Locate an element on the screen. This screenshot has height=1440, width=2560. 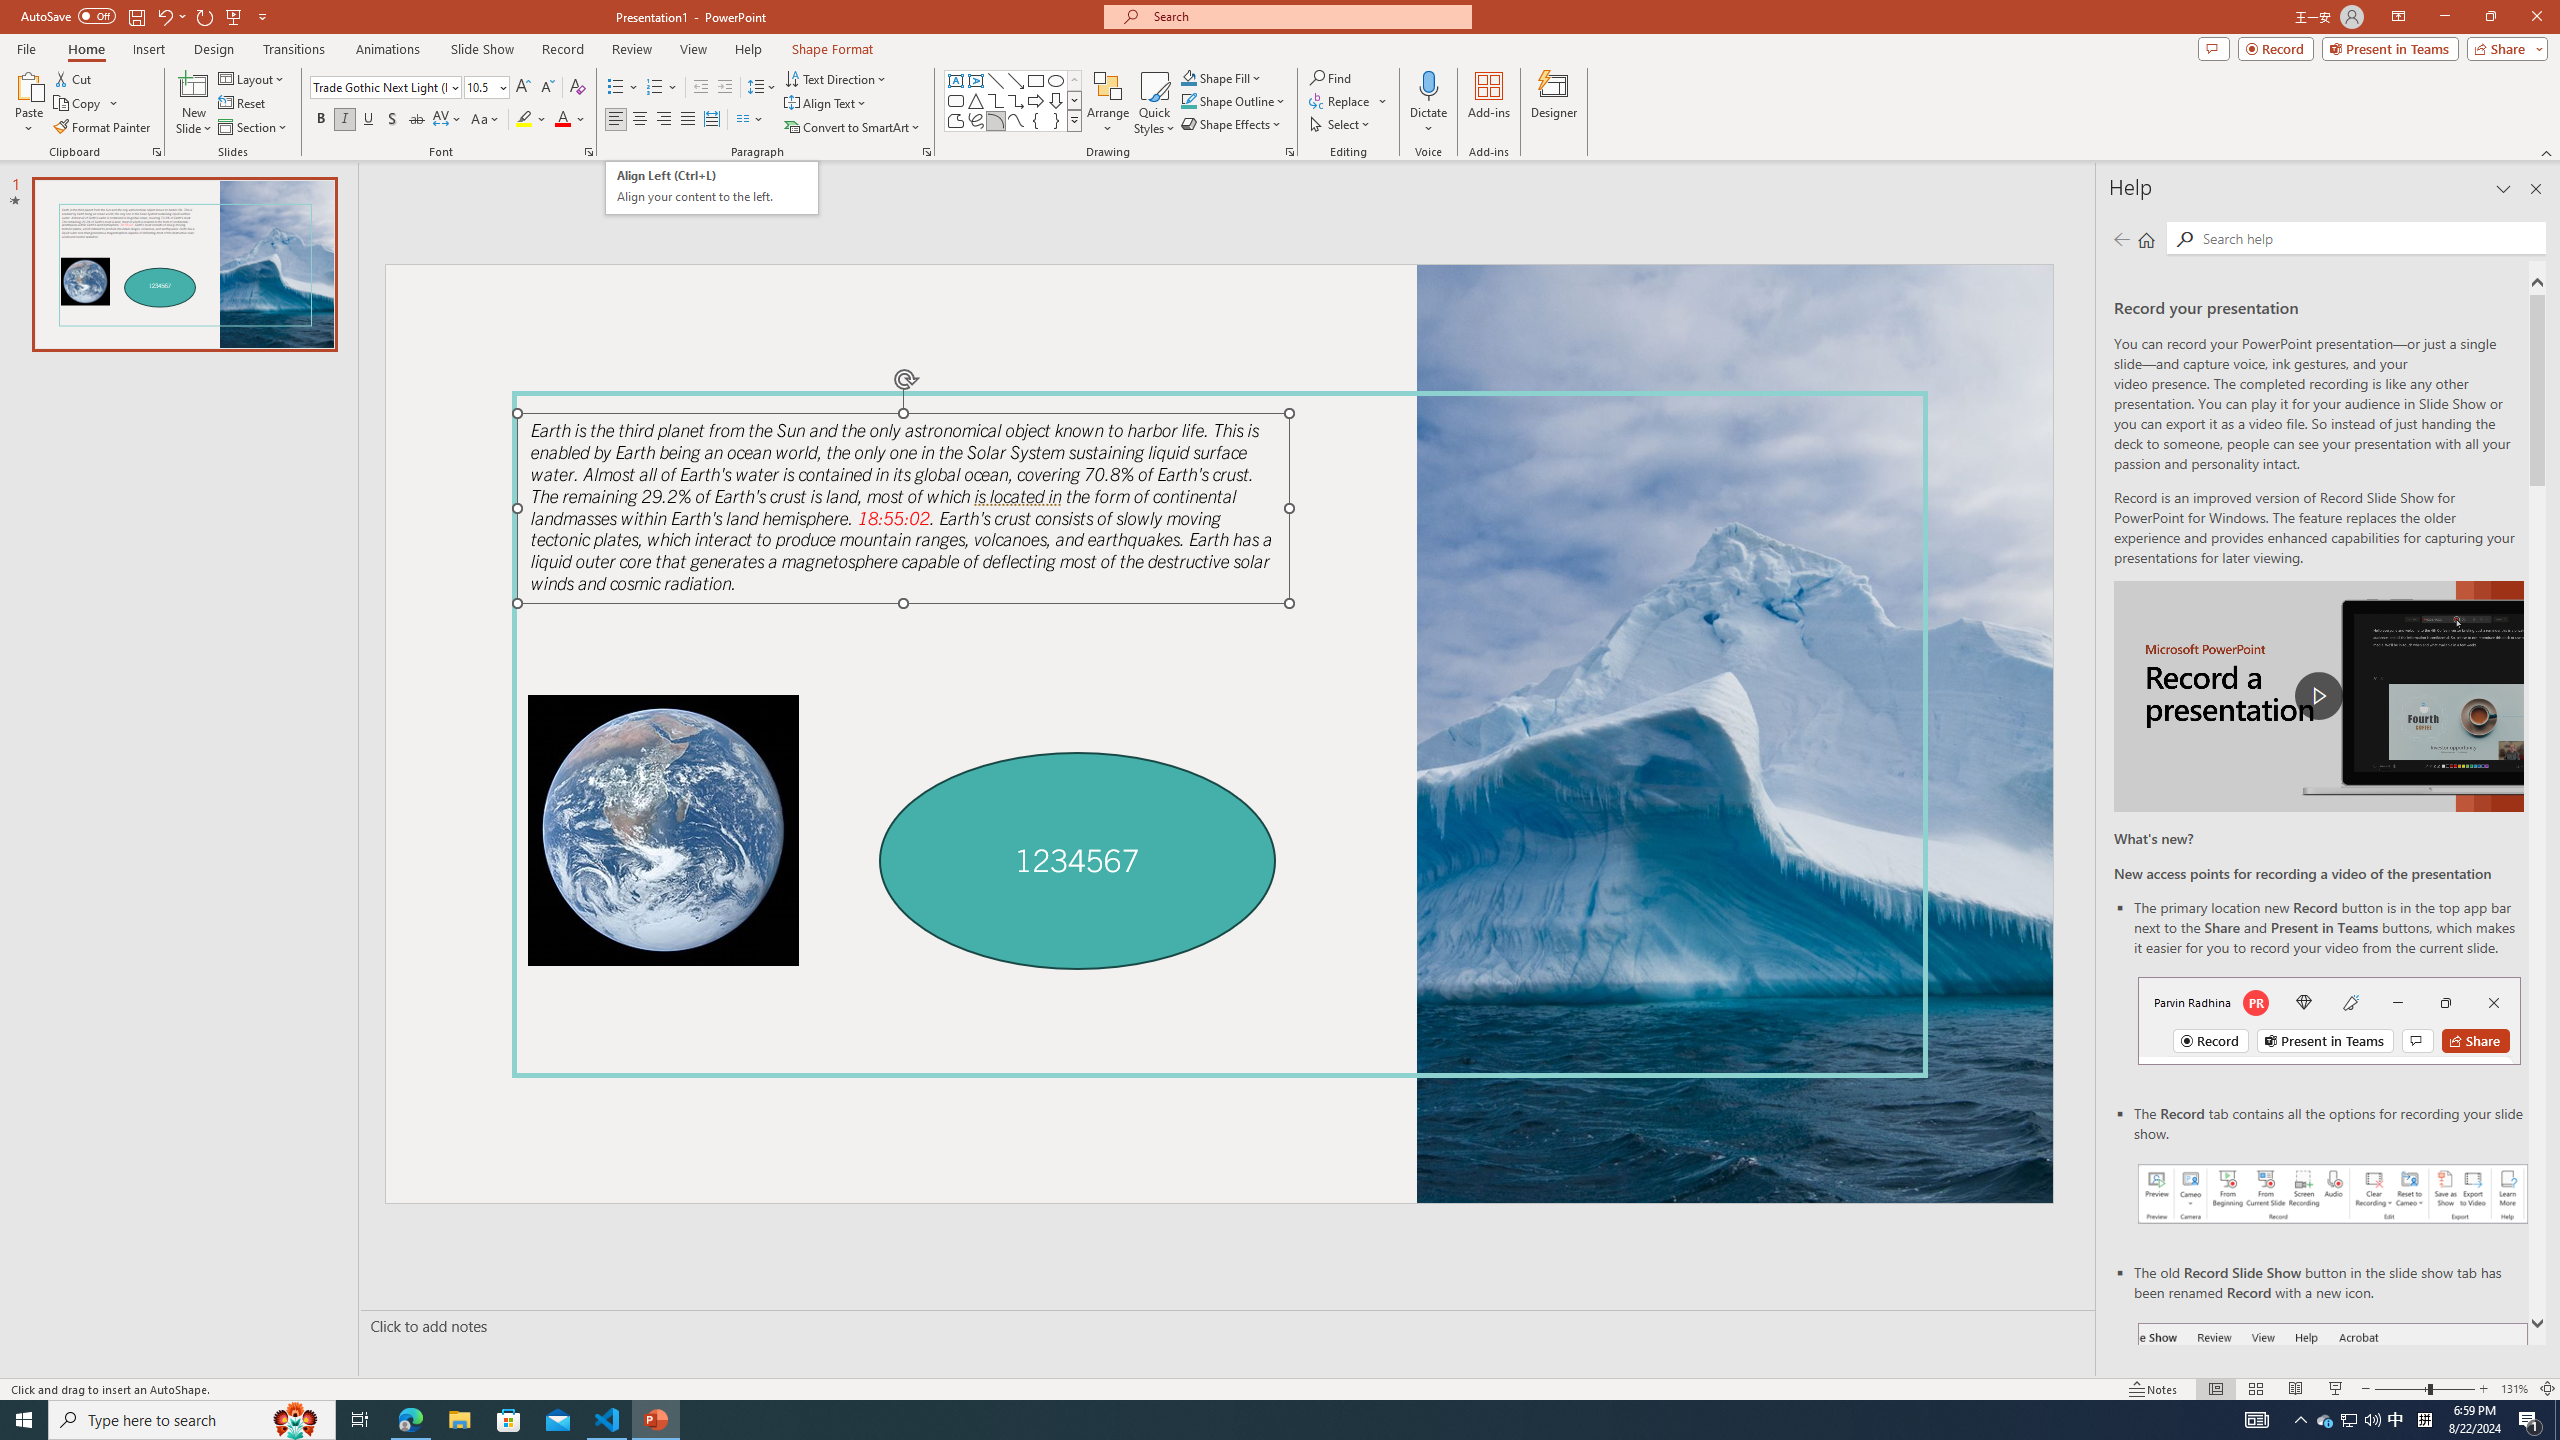
'Shape Outline Teal, Accent 1' is located at coordinates (1189, 99).